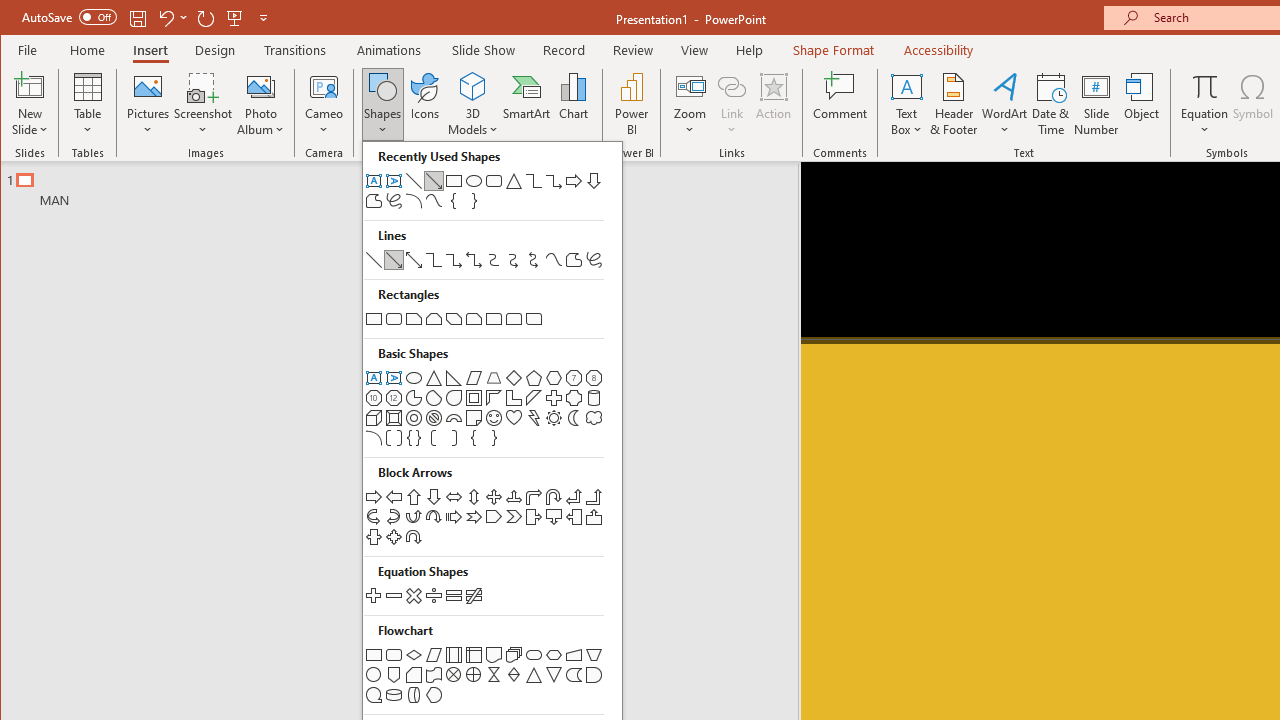 This screenshot has height=720, width=1280. I want to click on 'Cameo', so click(324, 85).